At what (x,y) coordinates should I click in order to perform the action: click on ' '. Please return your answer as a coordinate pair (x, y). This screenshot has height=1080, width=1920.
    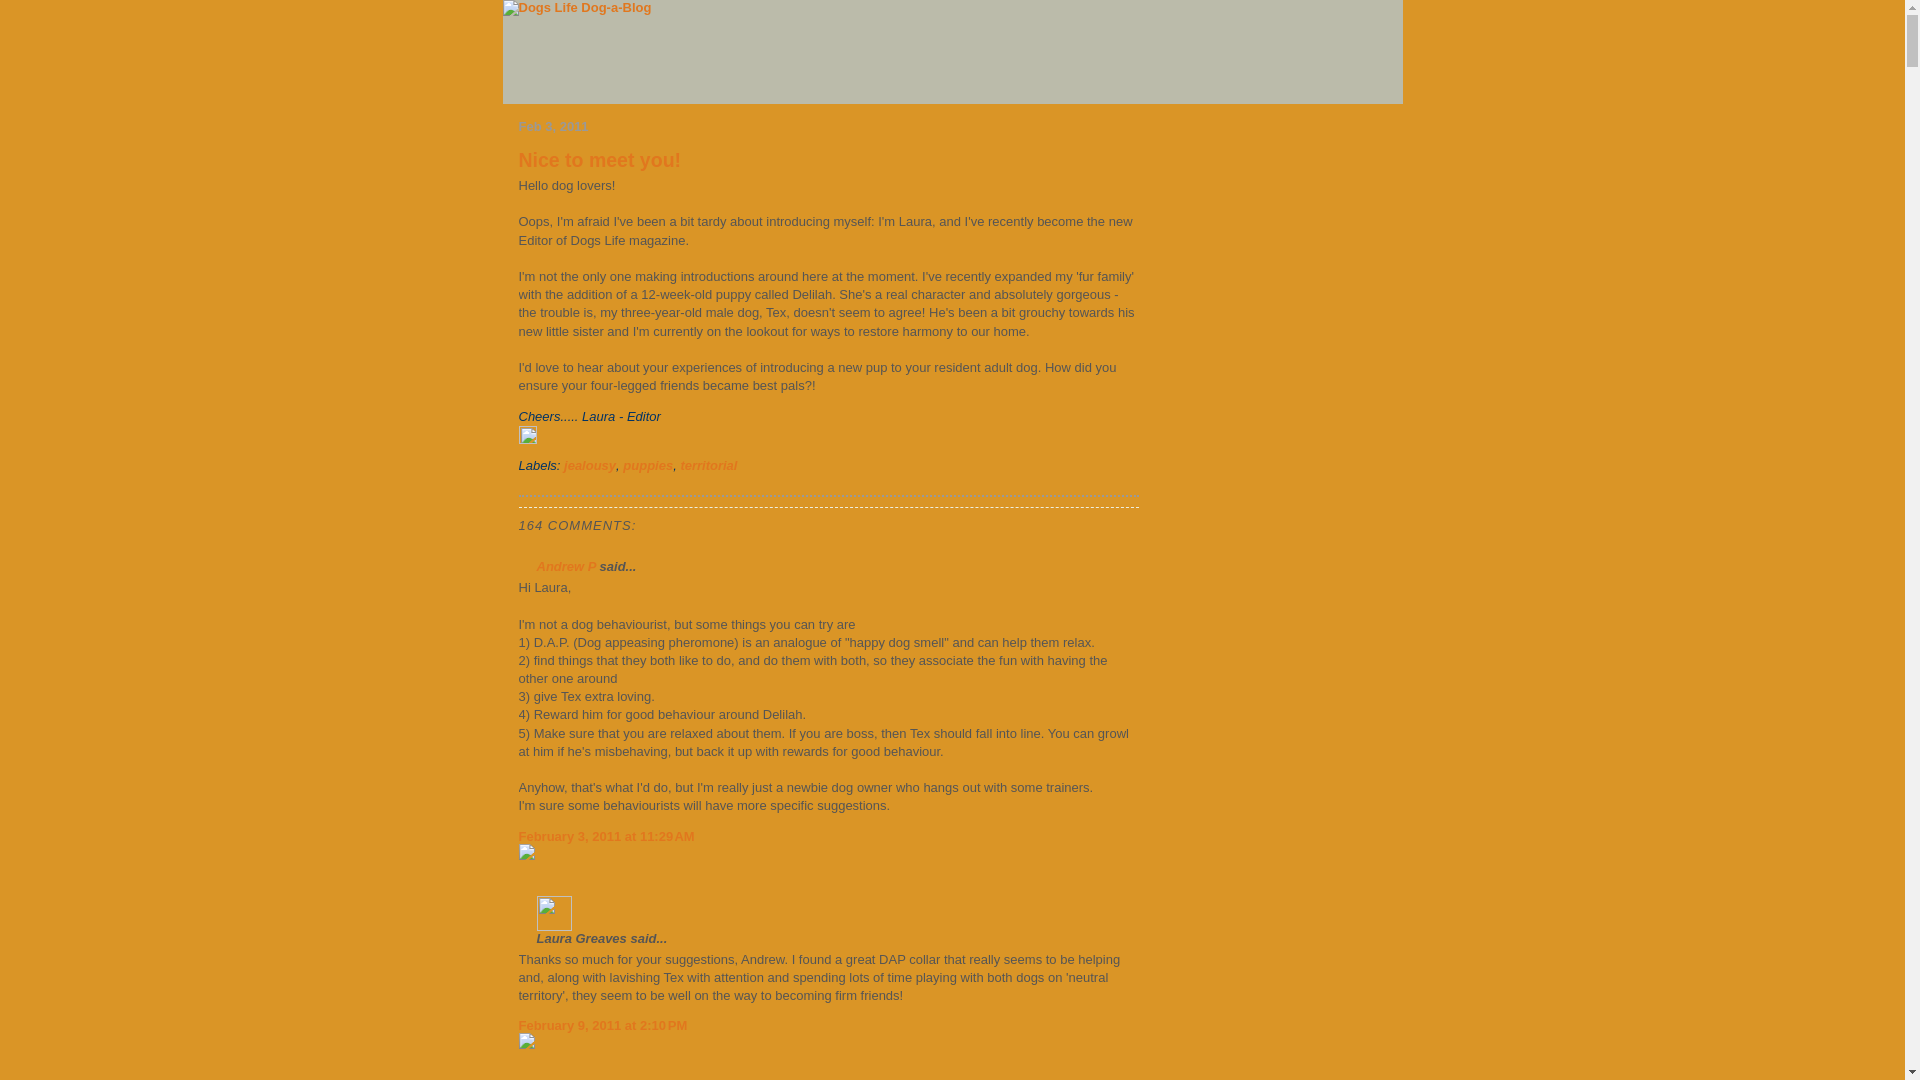
    Looking at the image, I should click on (666, 415).